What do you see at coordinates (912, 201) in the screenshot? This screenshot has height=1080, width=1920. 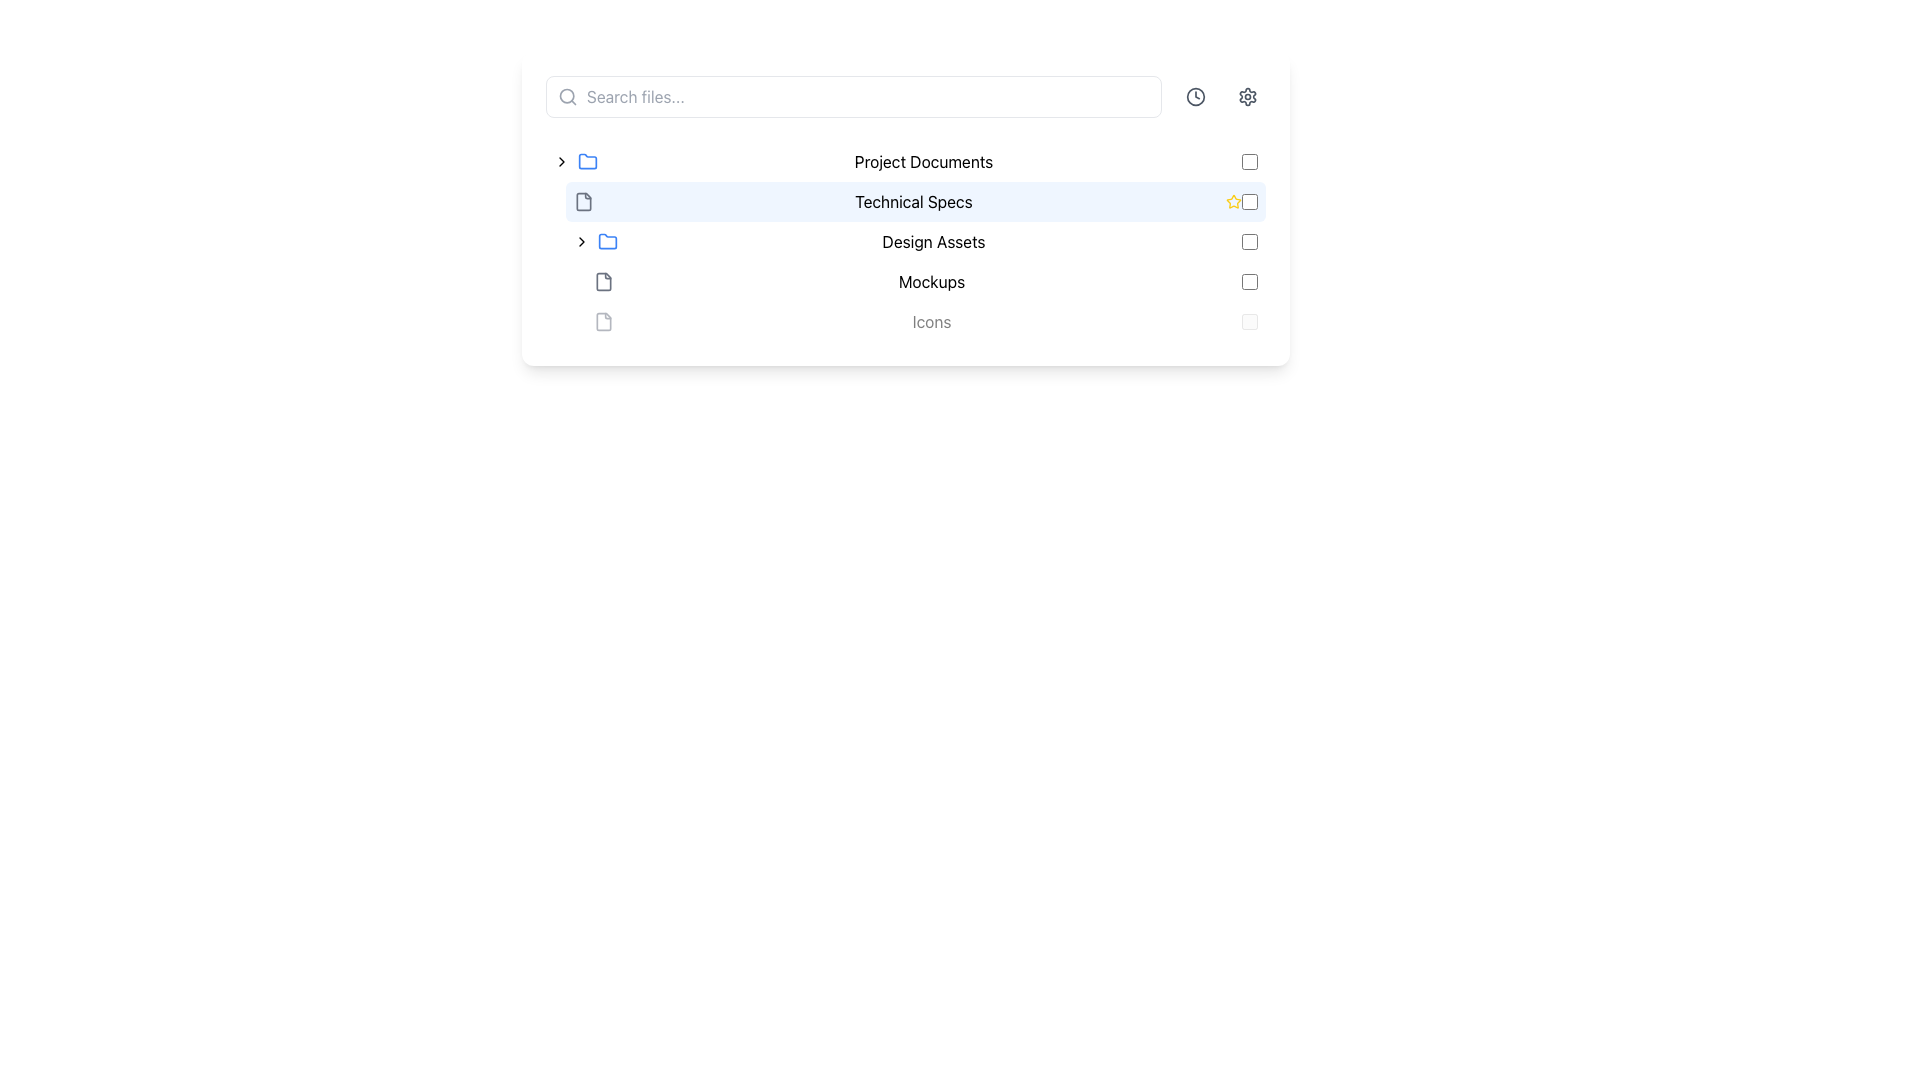 I see `the 'Technical Specs' text label in the navigation row` at bounding box center [912, 201].